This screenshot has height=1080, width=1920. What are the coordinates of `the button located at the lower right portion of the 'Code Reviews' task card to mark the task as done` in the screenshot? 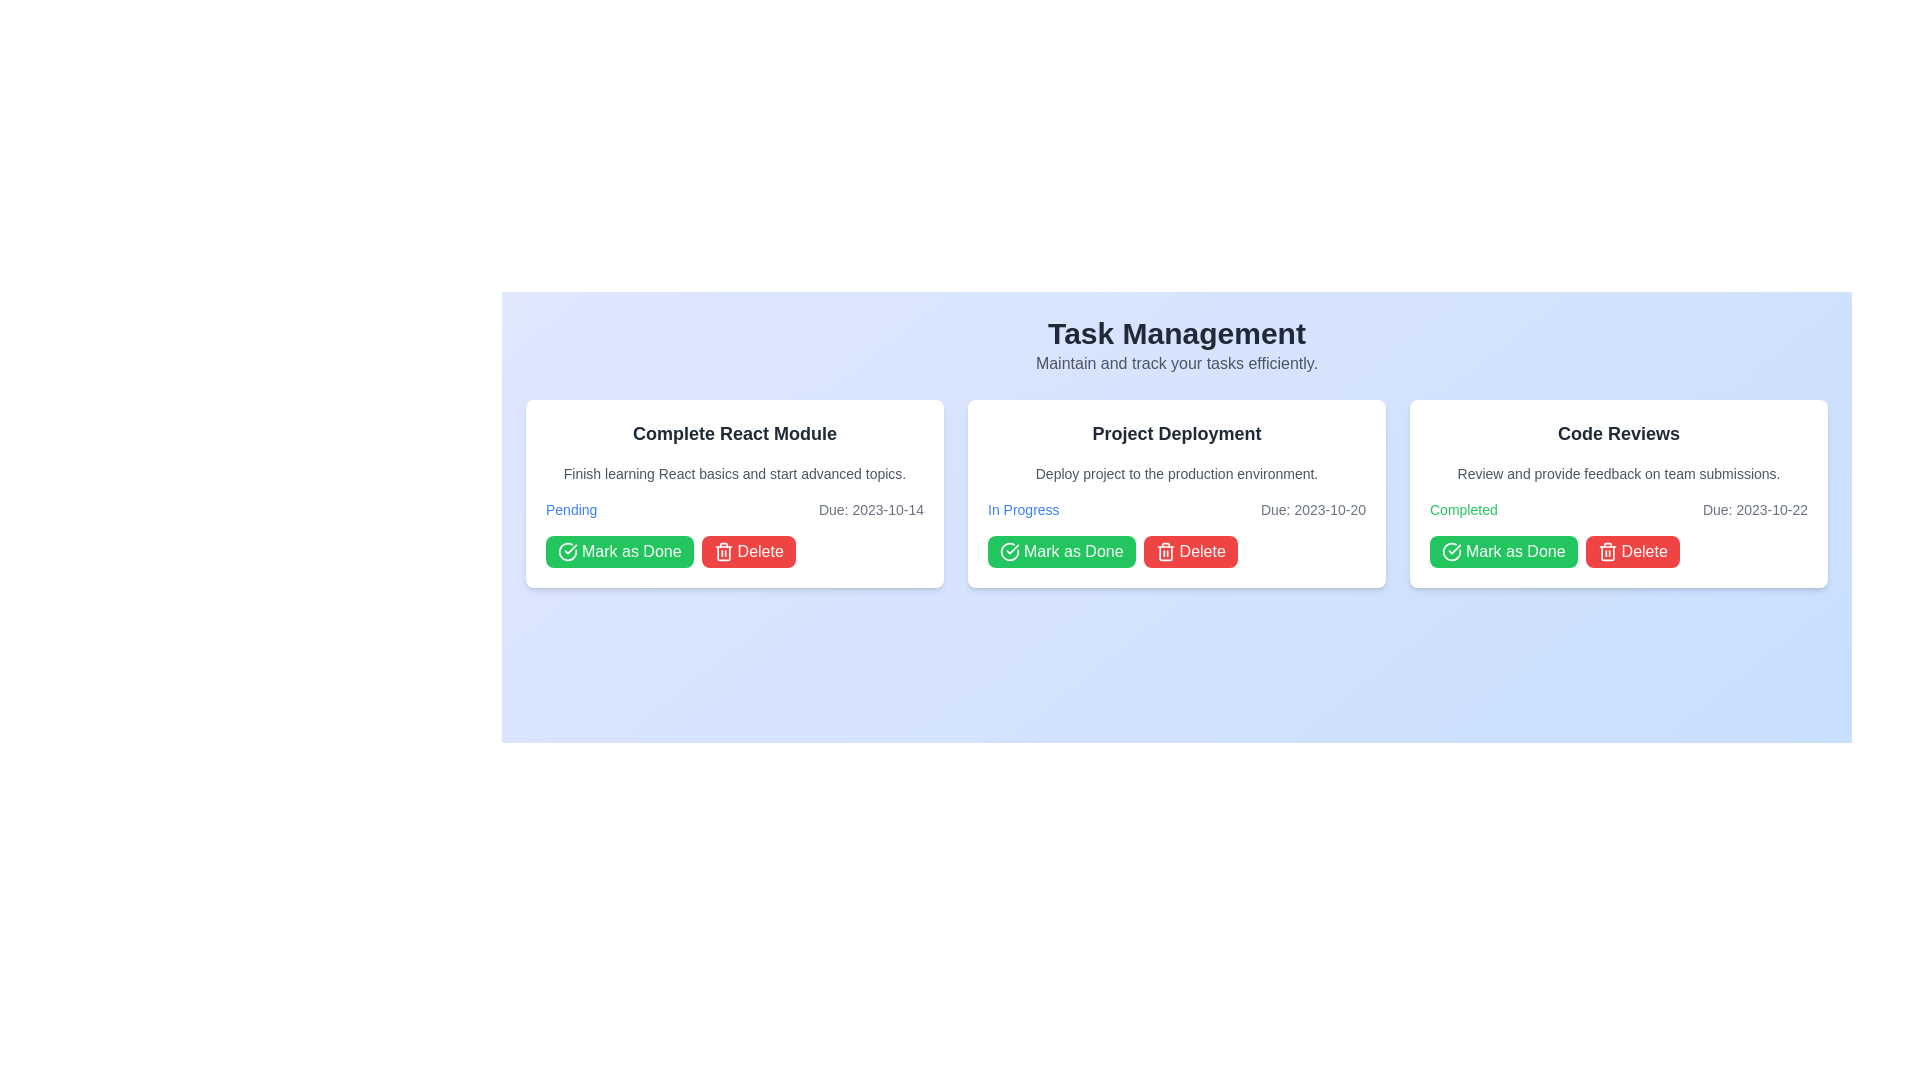 It's located at (1515, 551).